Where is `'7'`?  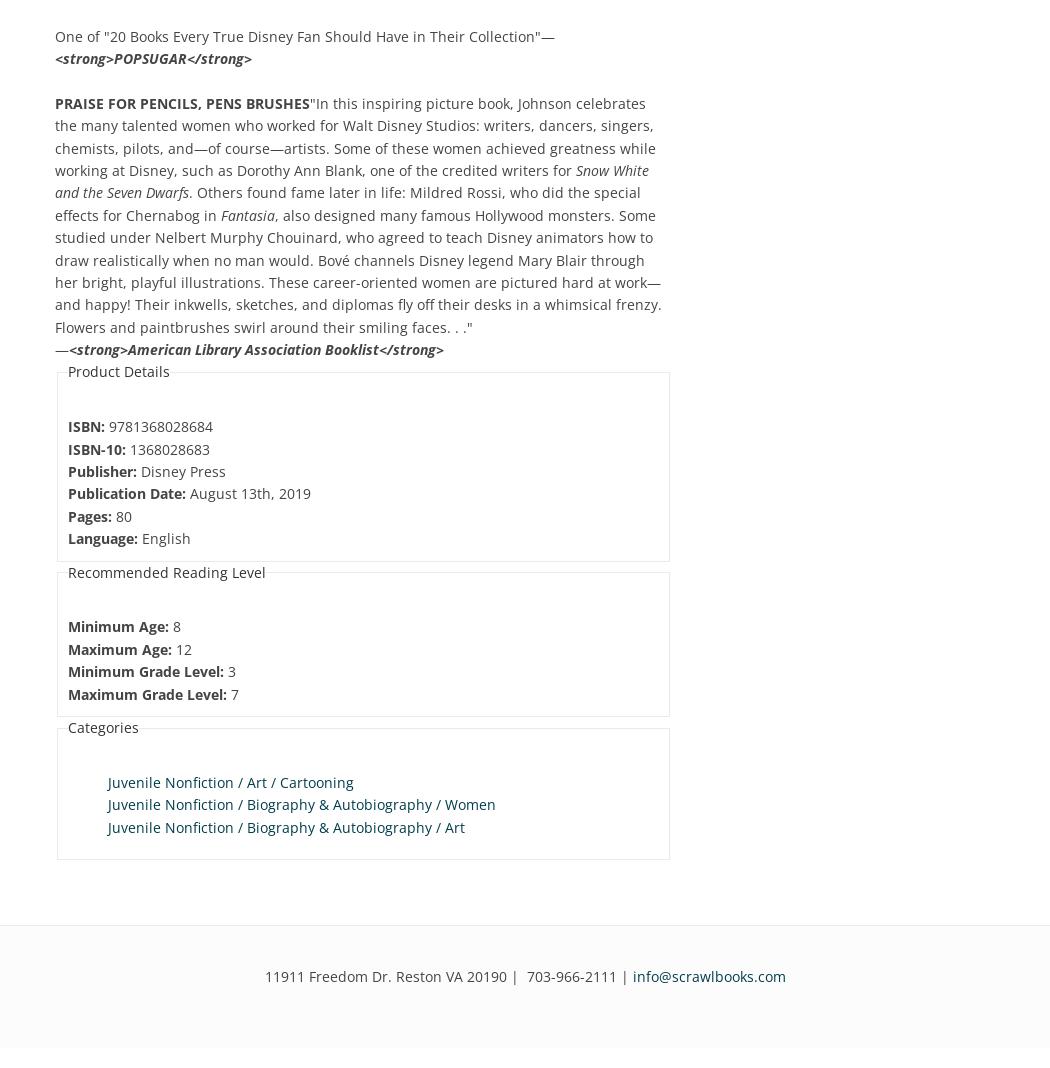
'7' is located at coordinates (227, 693).